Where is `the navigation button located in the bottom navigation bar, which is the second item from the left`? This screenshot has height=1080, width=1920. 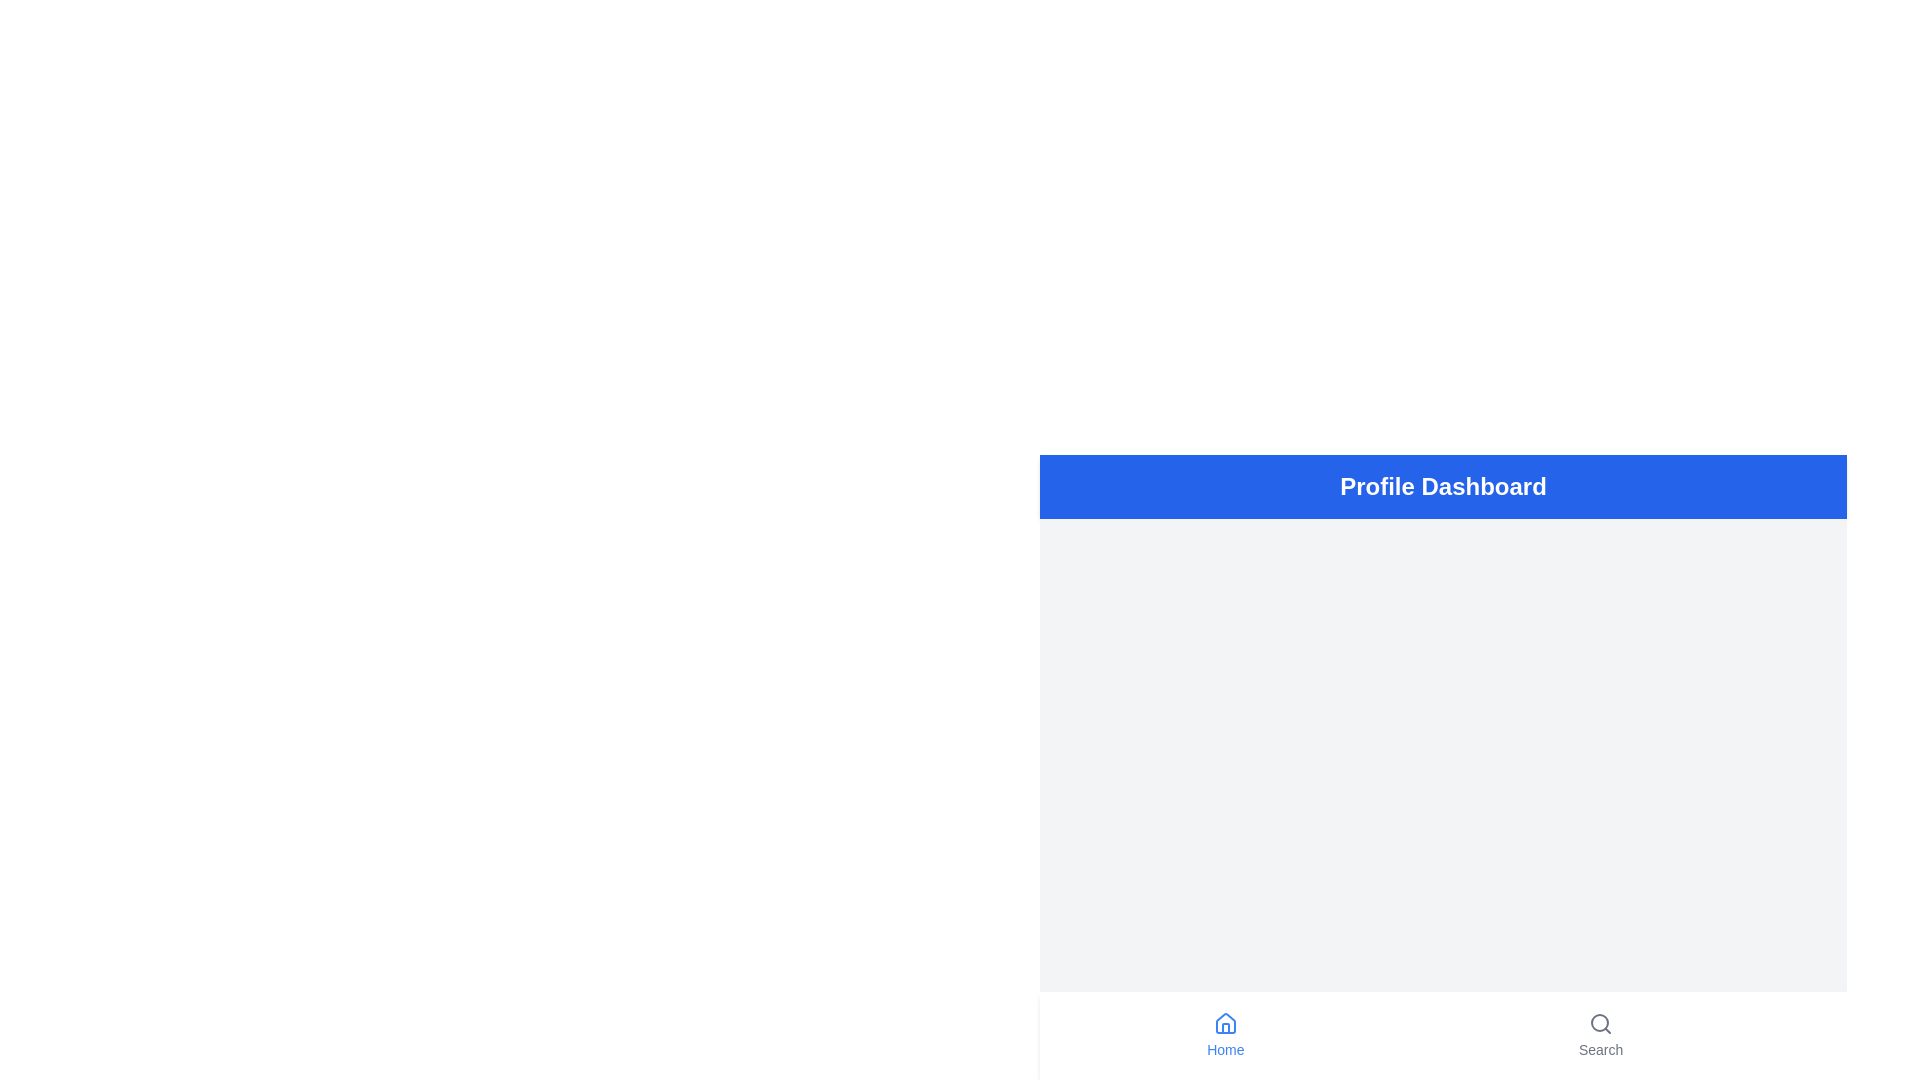 the navigation button located in the bottom navigation bar, which is the second item from the left is located at coordinates (1601, 1035).